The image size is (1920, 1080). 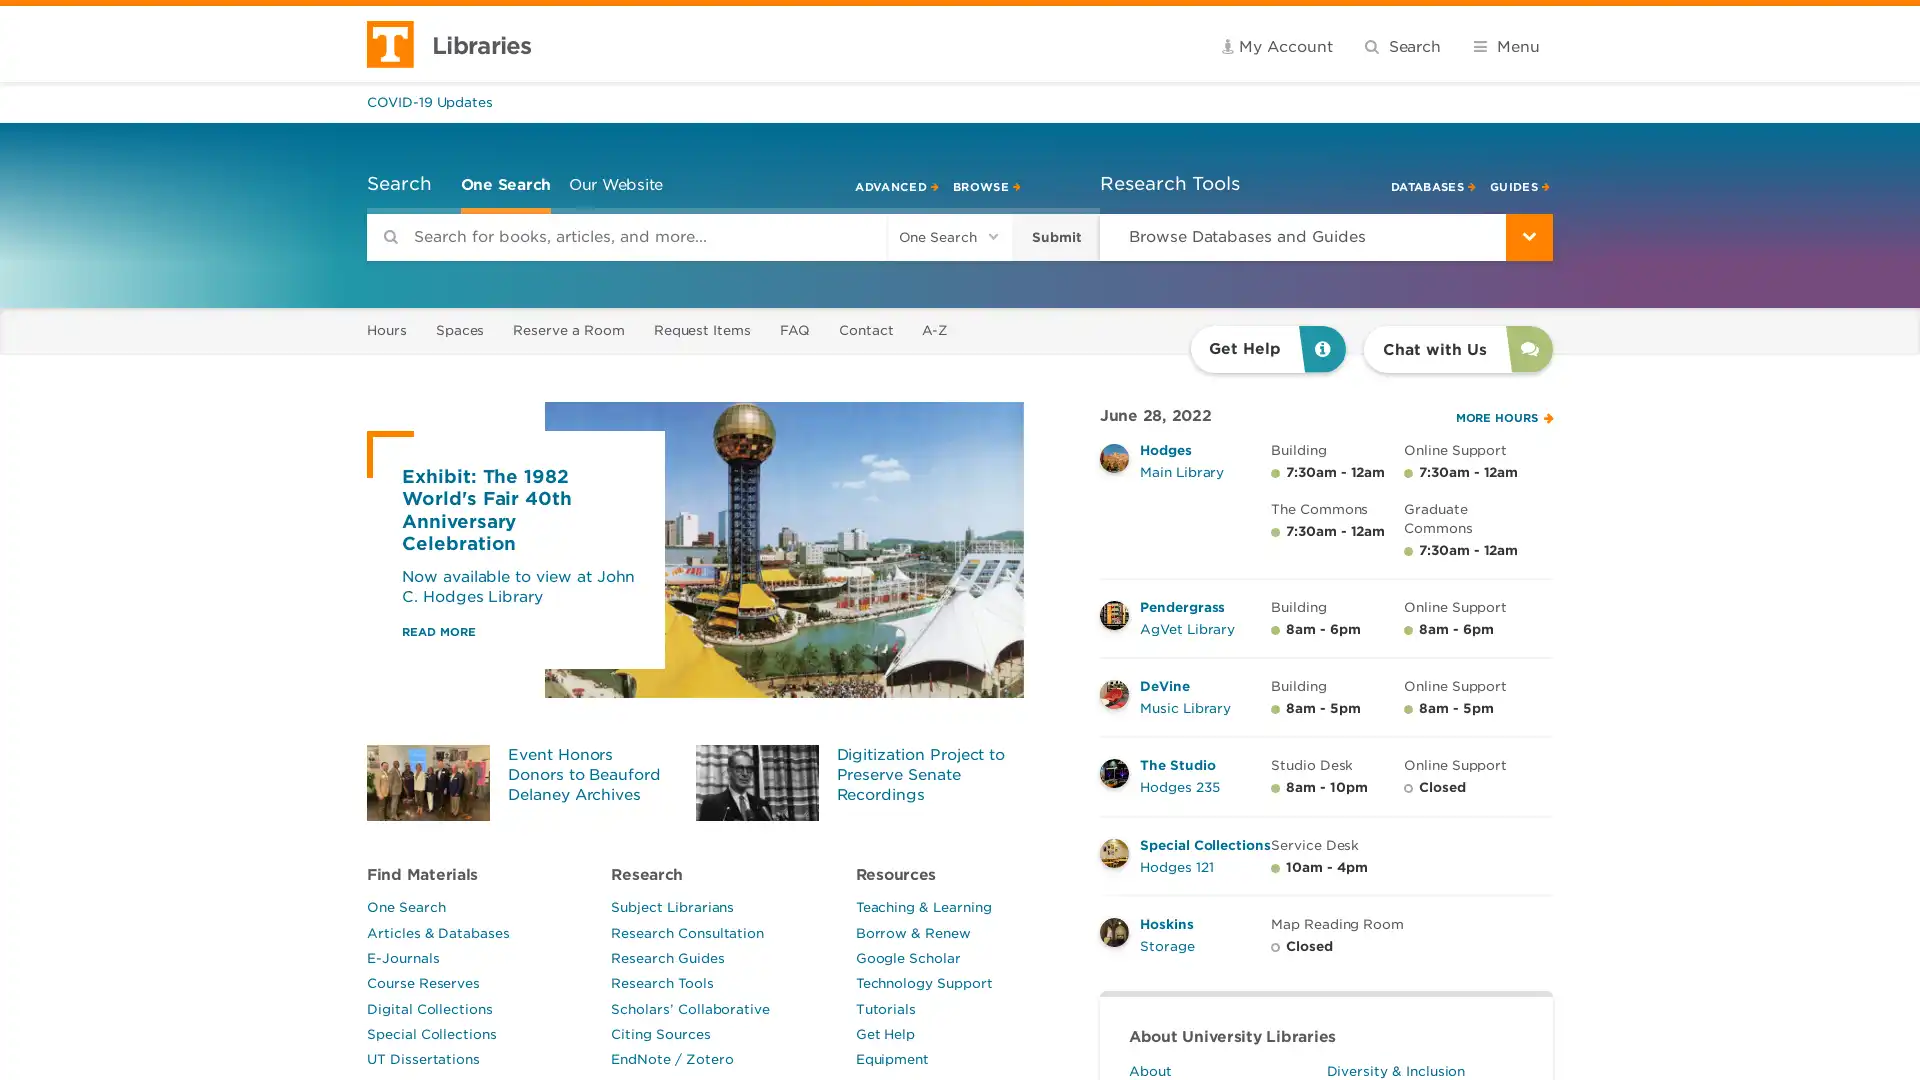 What do you see at coordinates (1458, 347) in the screenshot?
I see `Chat with Us` at bounding box center [1458, 347].